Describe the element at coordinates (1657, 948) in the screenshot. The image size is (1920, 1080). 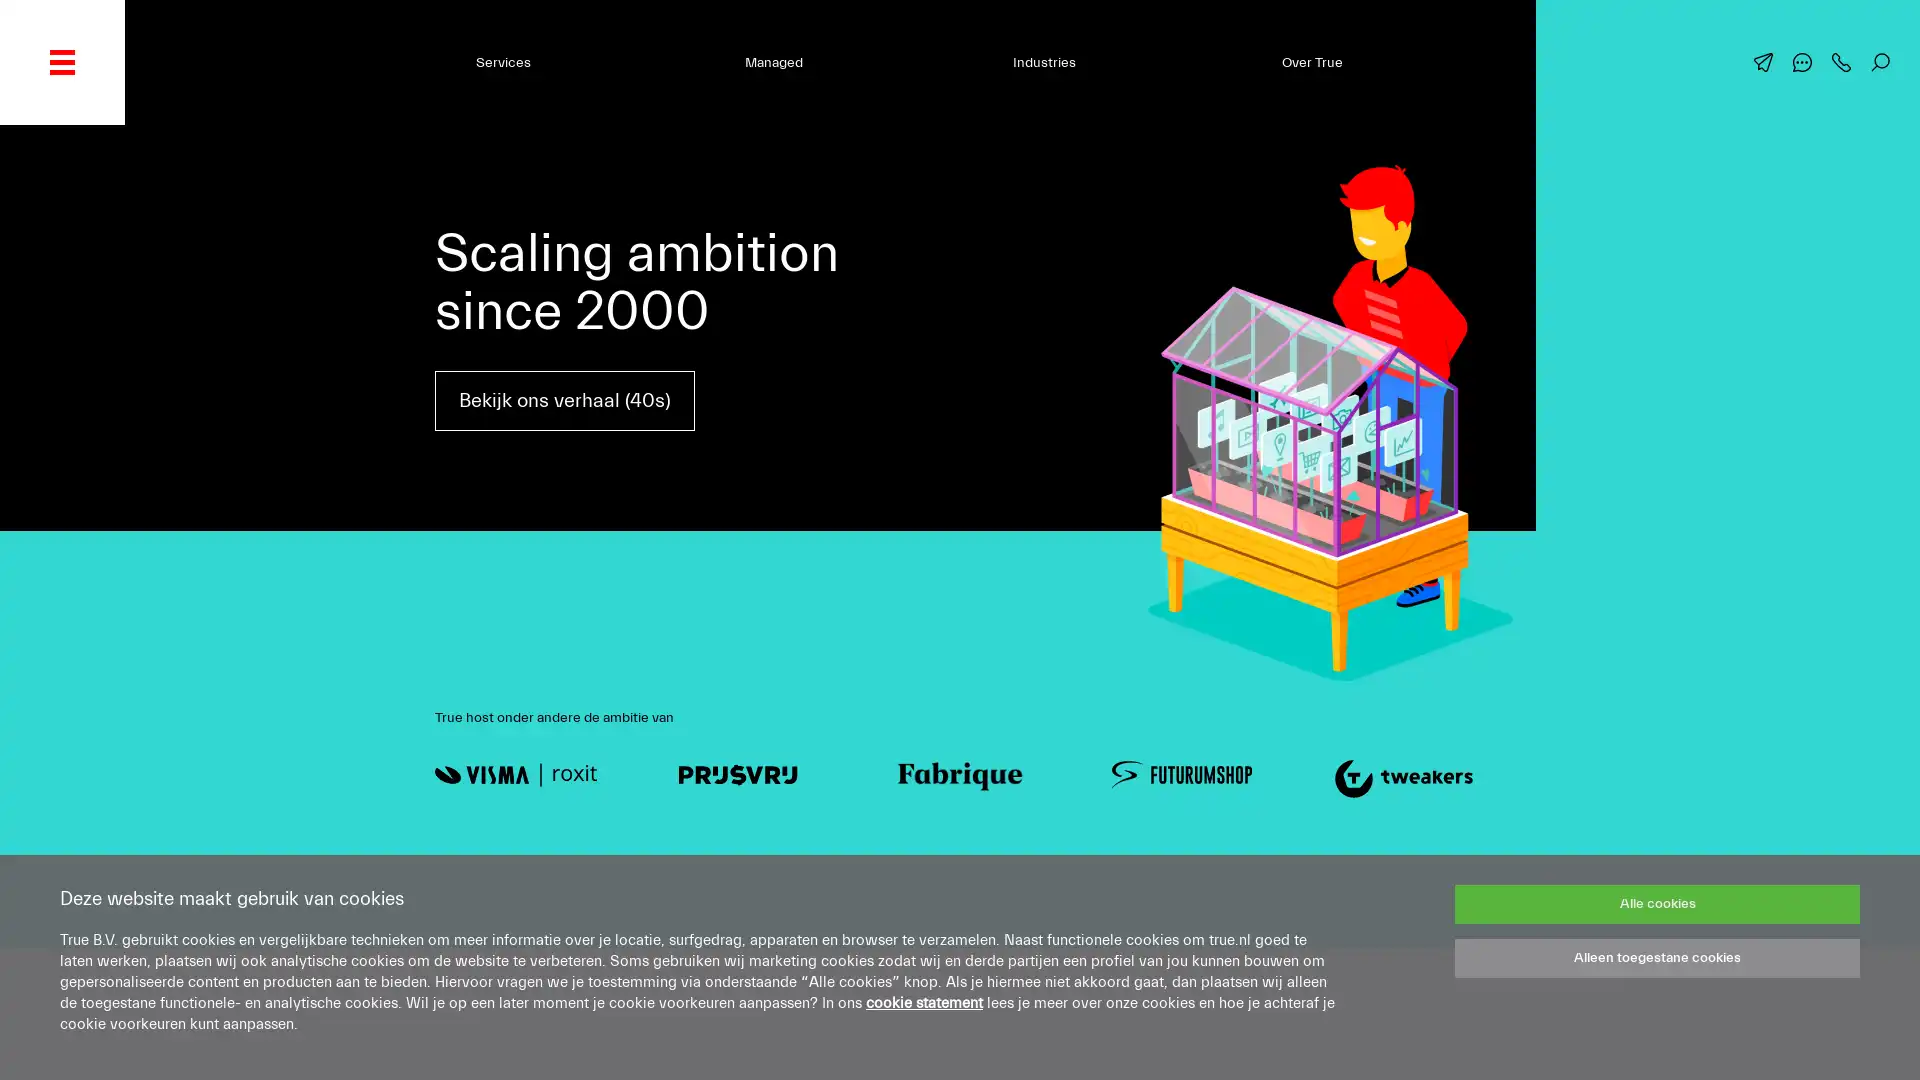
I see `Alleen toegestane cookies` at that location.